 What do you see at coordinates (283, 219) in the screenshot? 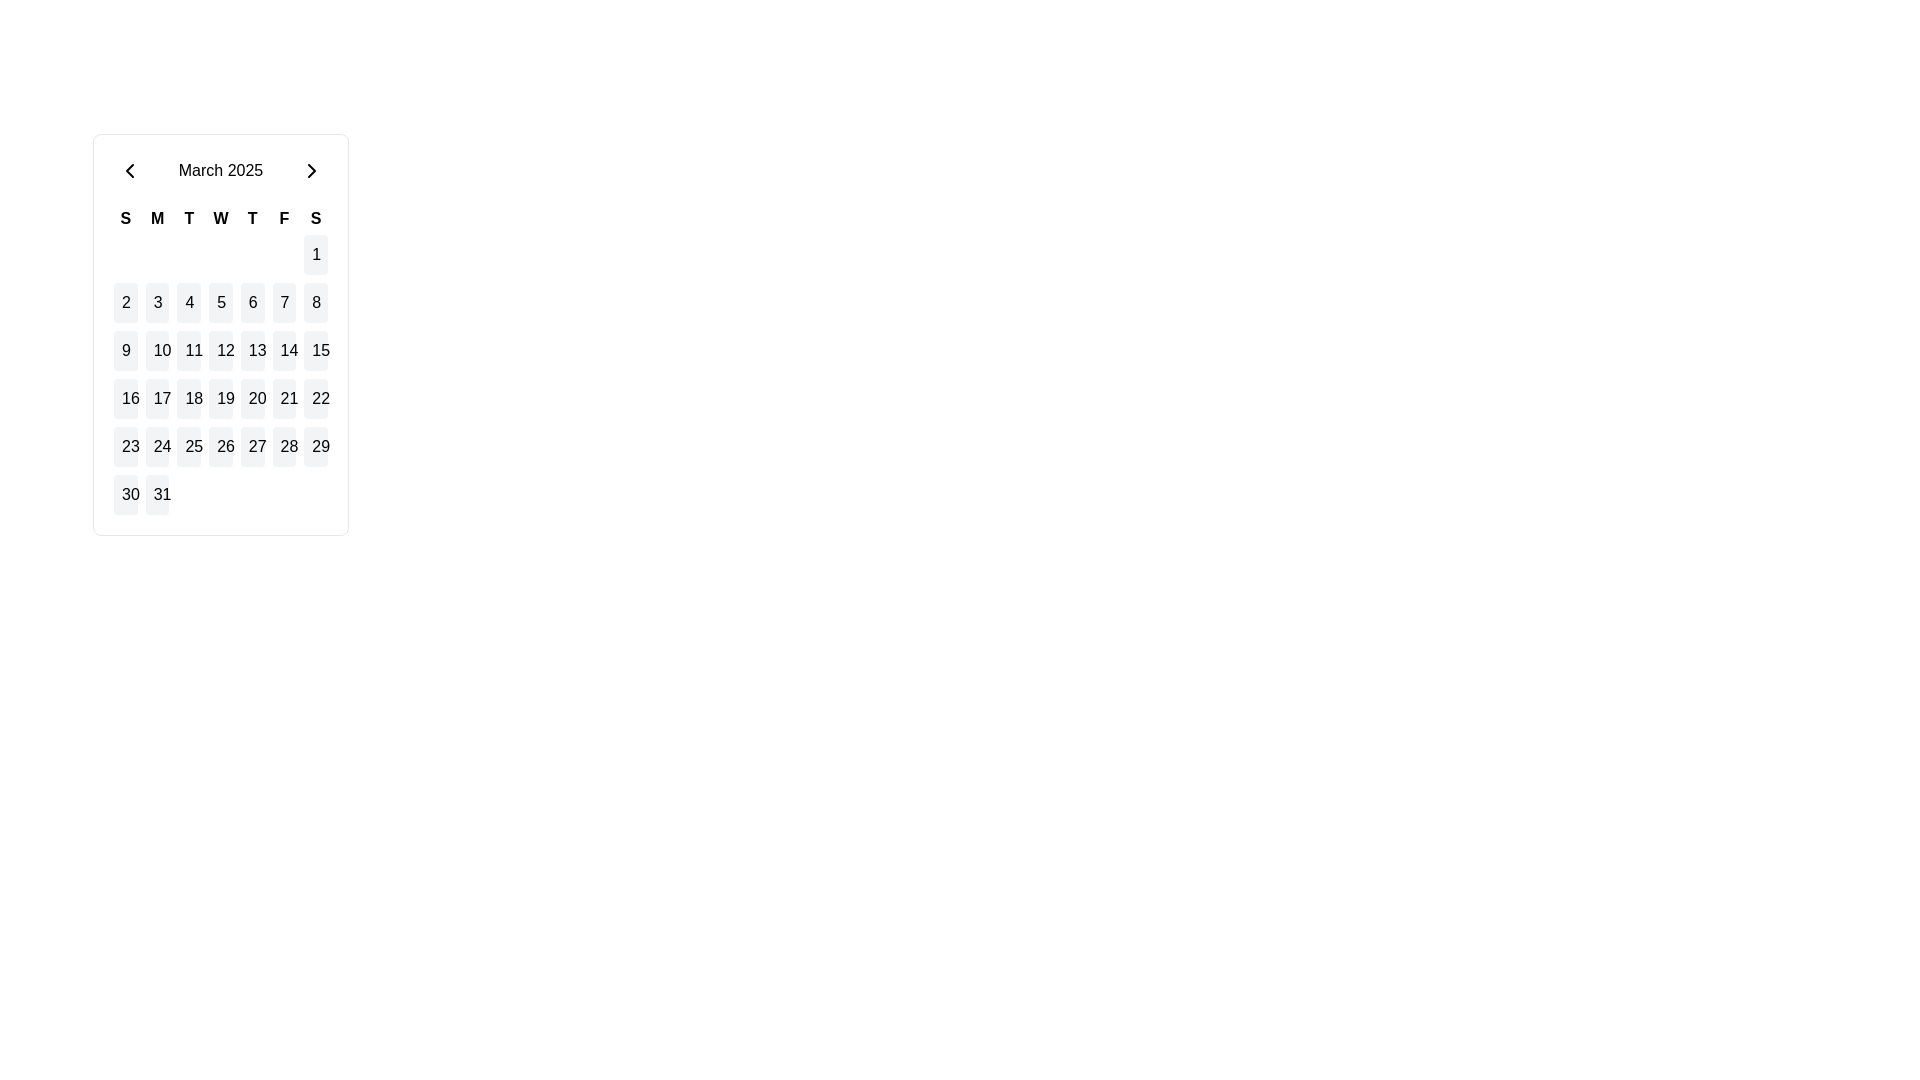
I see `the 'Friday' text label in the header section of the calendar, which is the sixth element in the row of day labels` at bounding box center [283, 219].